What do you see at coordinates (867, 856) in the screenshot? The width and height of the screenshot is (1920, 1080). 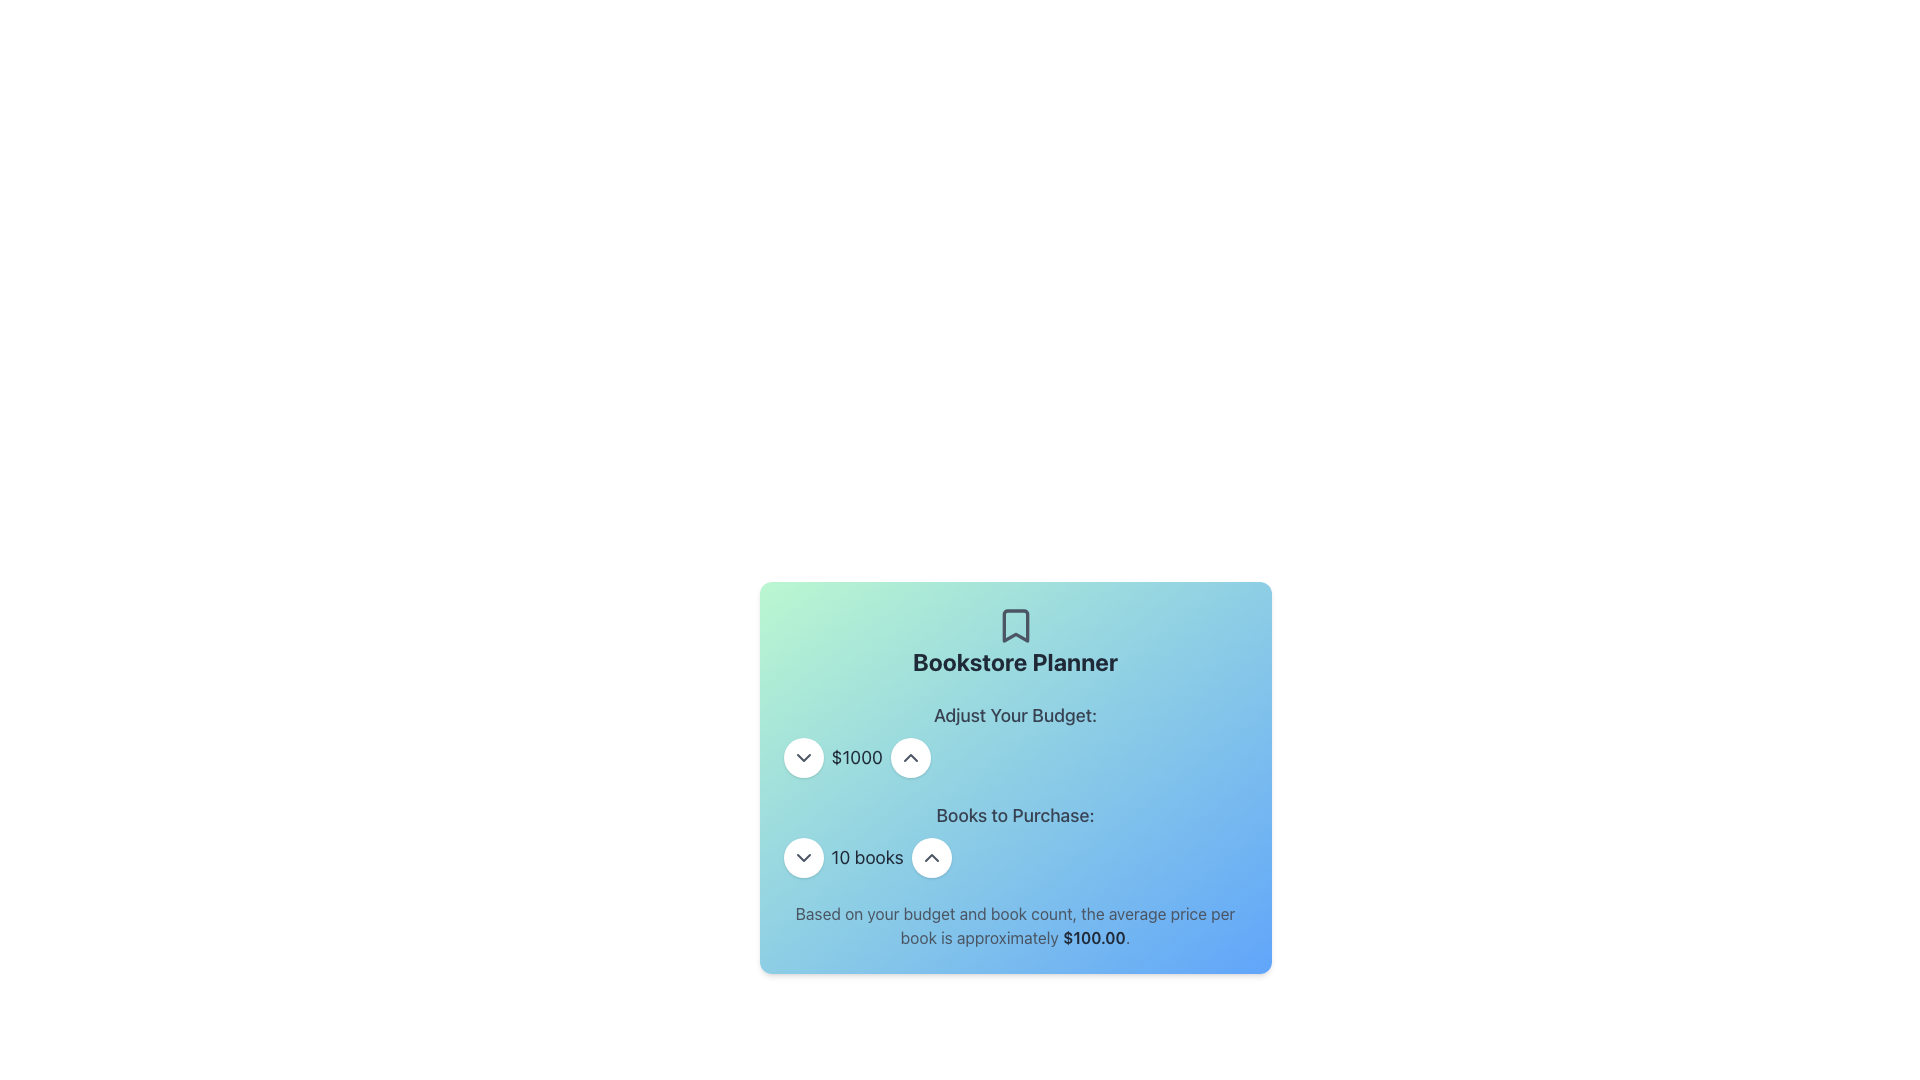 I see `the text label that displays the current number of books selected, located centrally between a downward arrow on the left and an upward arrow on the right` at bounding box center [867, 856].